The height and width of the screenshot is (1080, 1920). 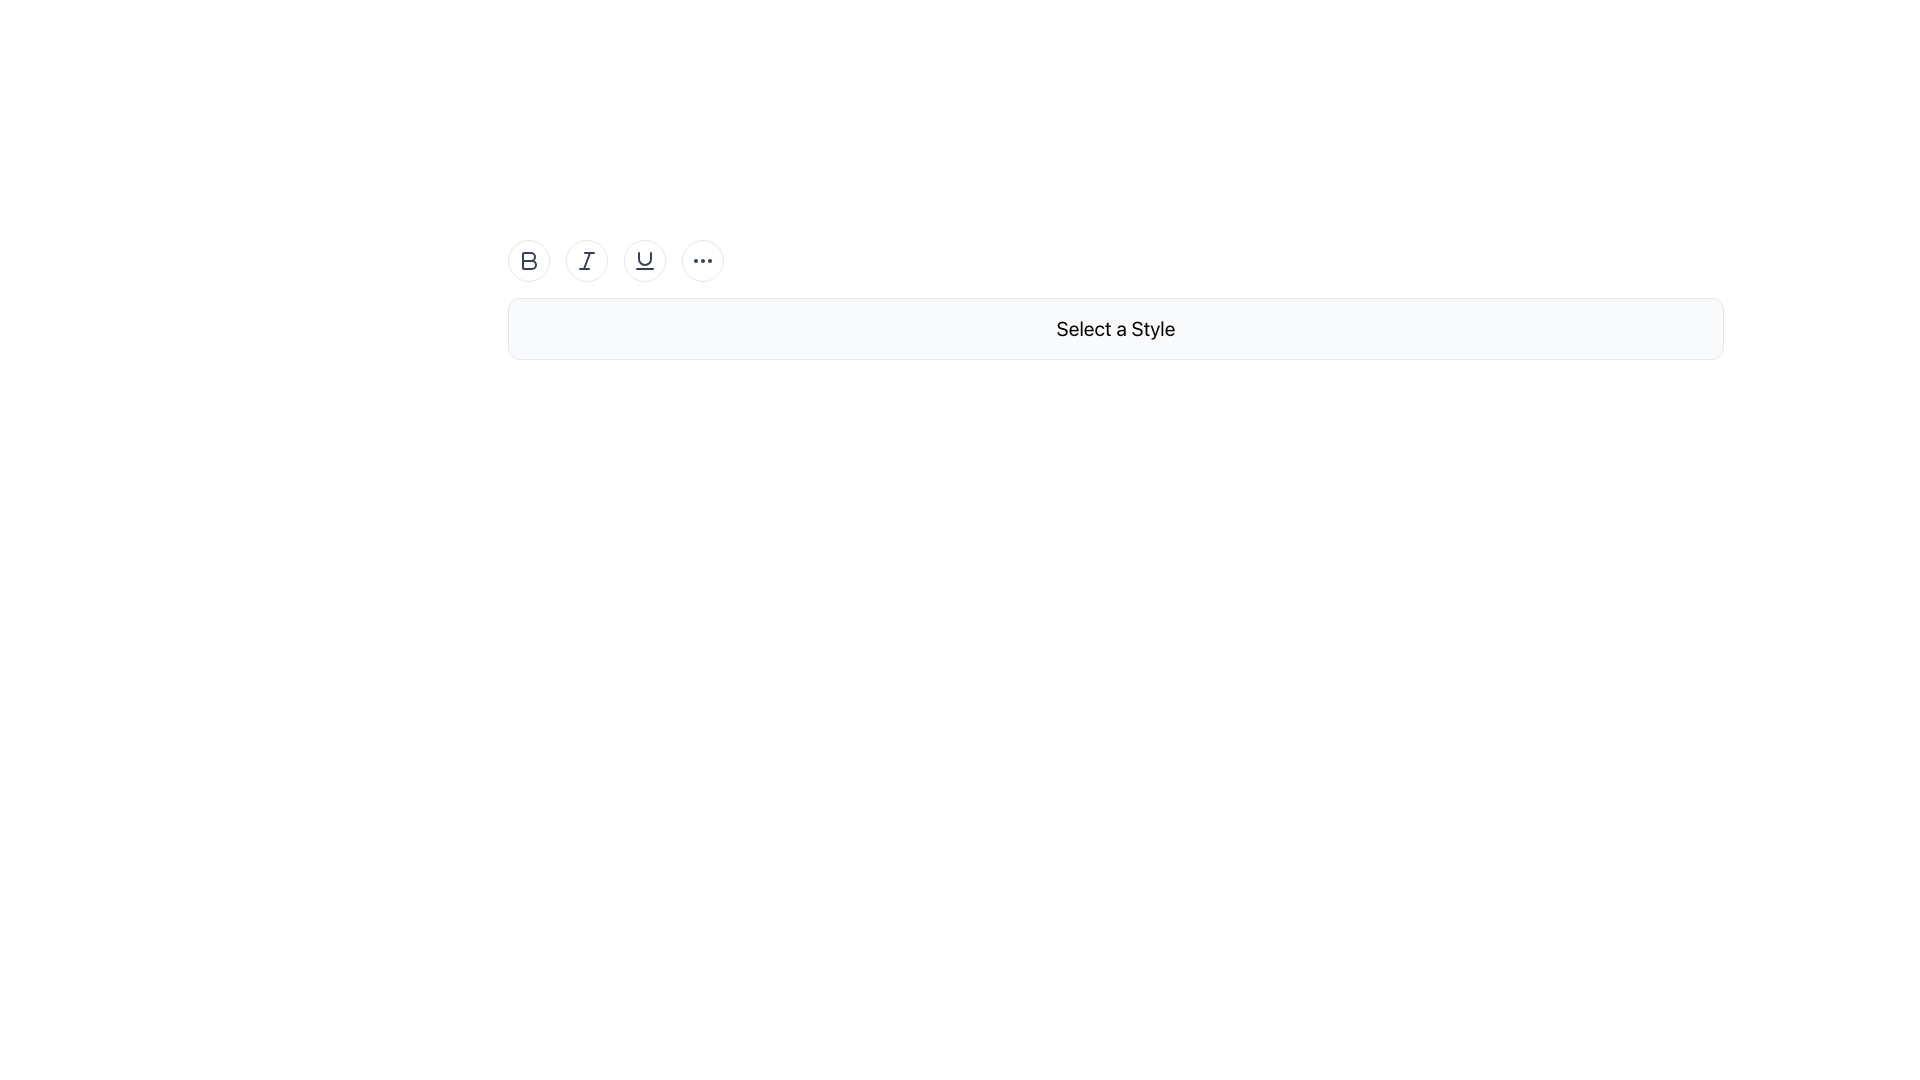 What do you see at coordinates (585, 260) in the screenshot?
I see `the SVG line segment representing the italic formatting option in the formatting icon row` at bounding box center [585, 260].